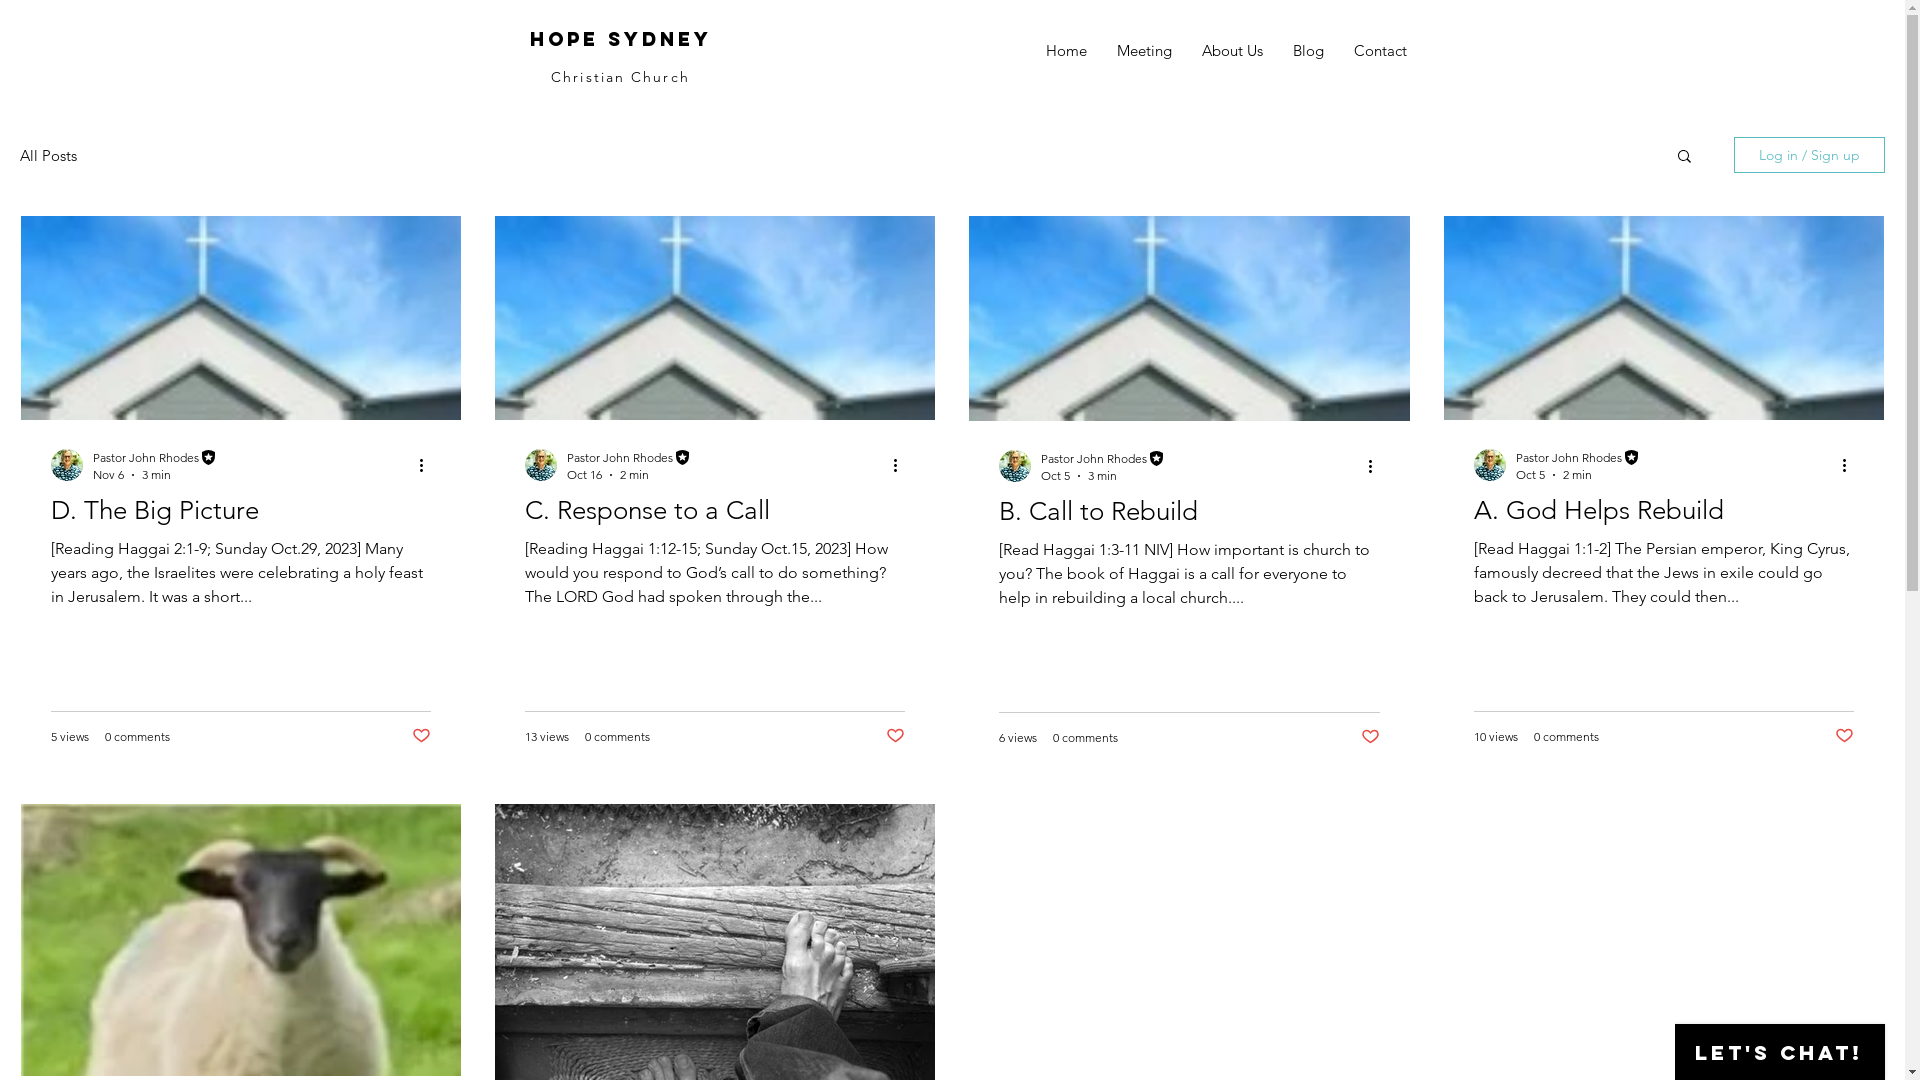 The width and height of the screenshot is (1920, 1080). I want to click on 'Log in / Sign up', so click(1732, 153).